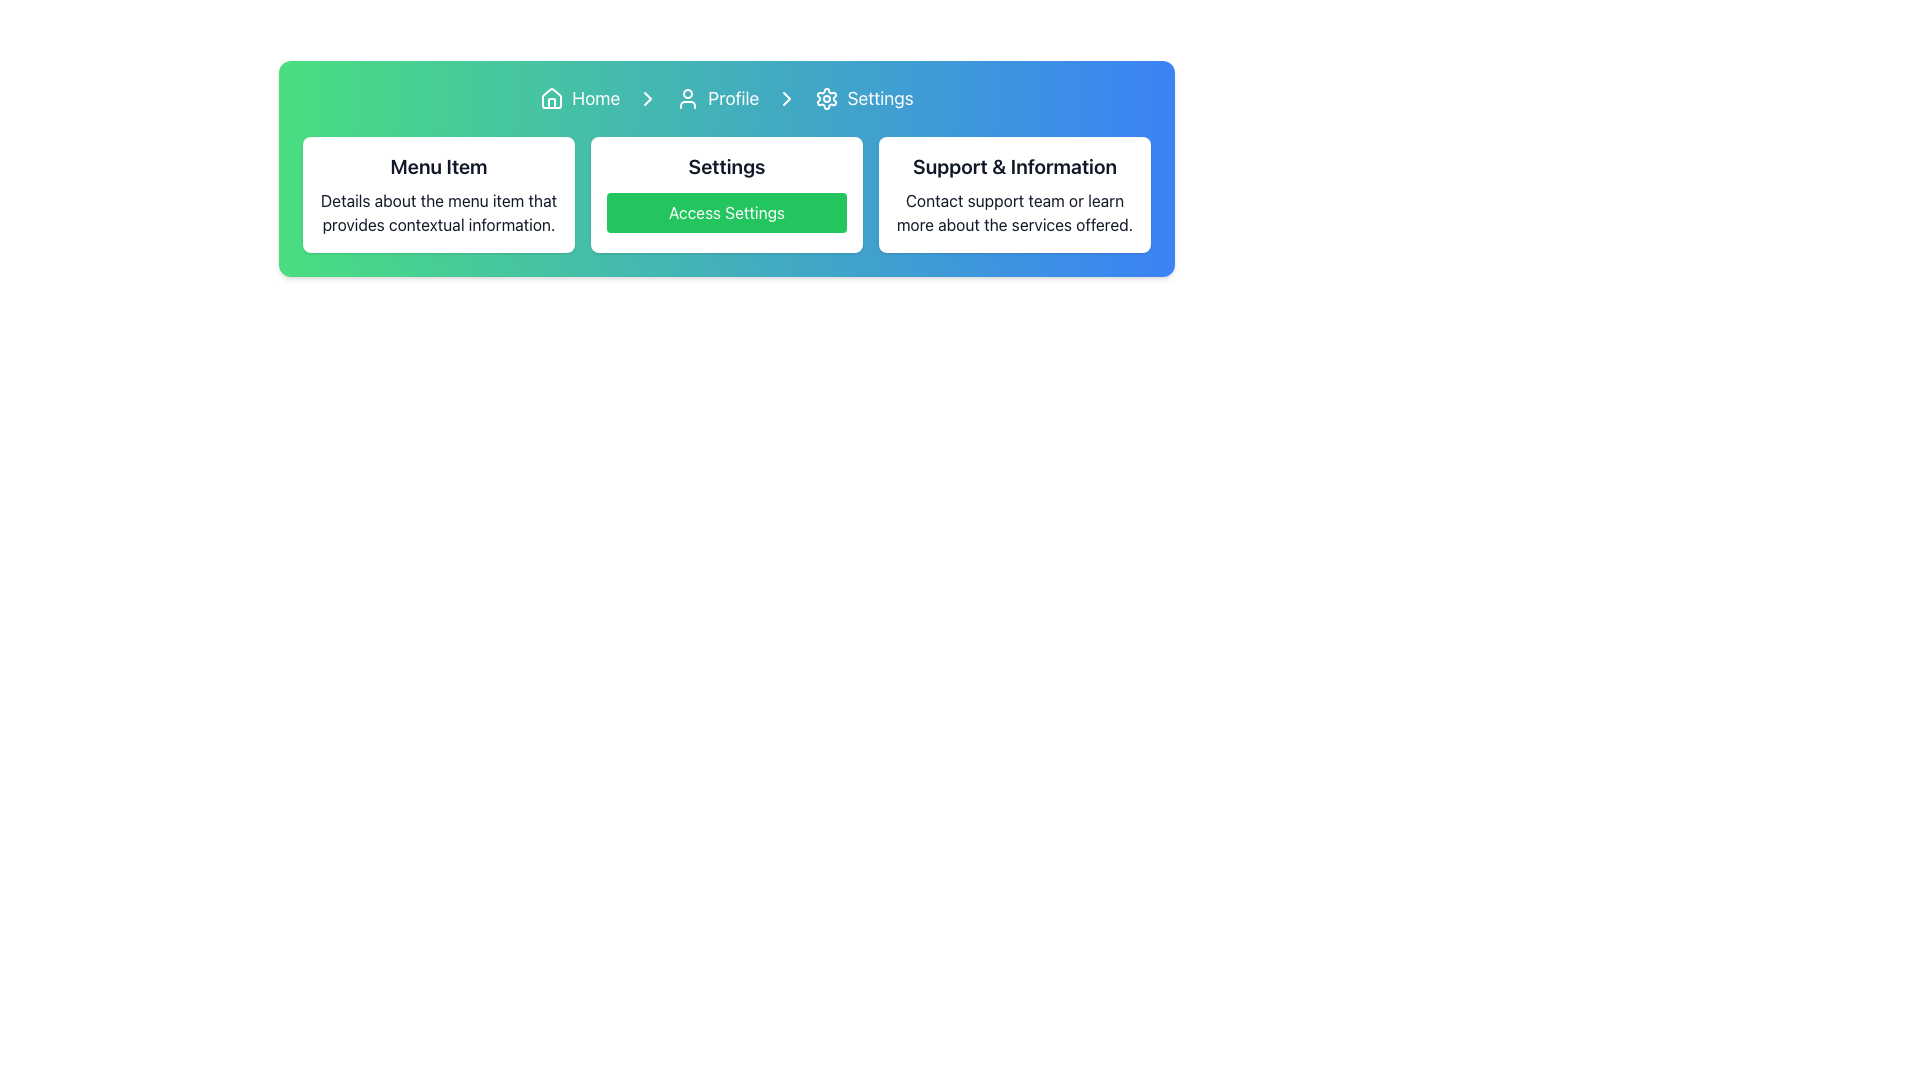 This screenshot has width=1920, height=1080. Describe the element at coordinates (648, 99) in the screenshot. I see `the navigation icon located between the 'Profile' text and the 'Settings' section` at that location.